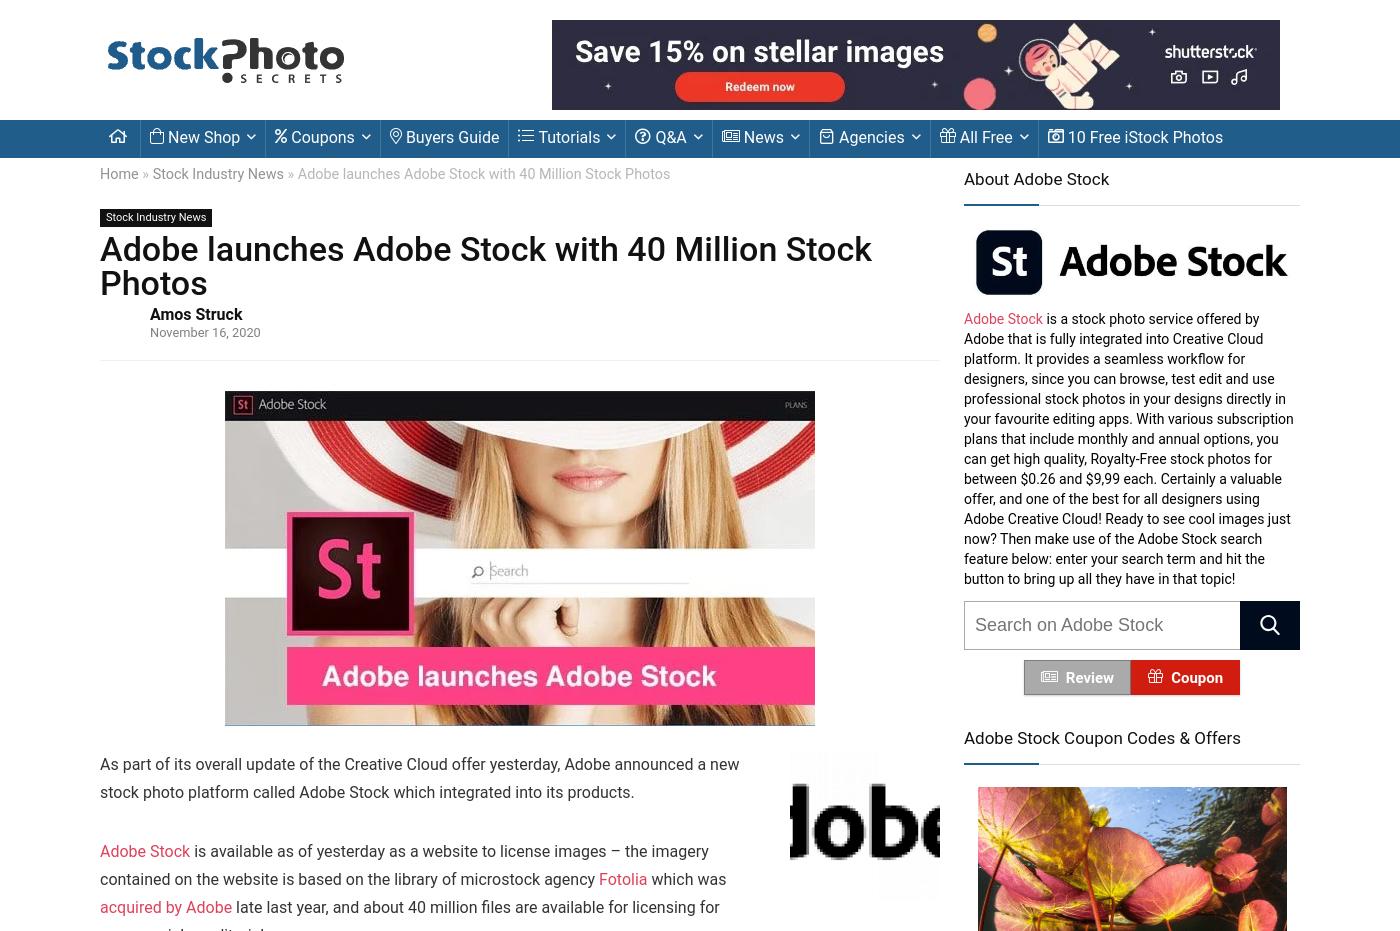 The image size is (1400, 931). What do you see at coordinates (564, 589) in the screenshot?
I see `'I am a publisher and entrepreneur in the stock imagery field. I focus on providing knowledge and solutions for buyers, contributors and agencies, aiming at contributing to the growth and development of the industry. I am the founder and editor of Stock Photo Press, one of the largest networks of online magazines in the industry. I am the founder of Microstock Expo, the only conference dedicated to the microstock segment. I created several software solutions in stock photography like WordPress plugins. Plus I am a recurrent speaker at Photokina Official Stage, and an industry consultant at StockPhotoInsight. I am passionate about technology, marketing and visual imagery.'` at bounding box center [564, 589].